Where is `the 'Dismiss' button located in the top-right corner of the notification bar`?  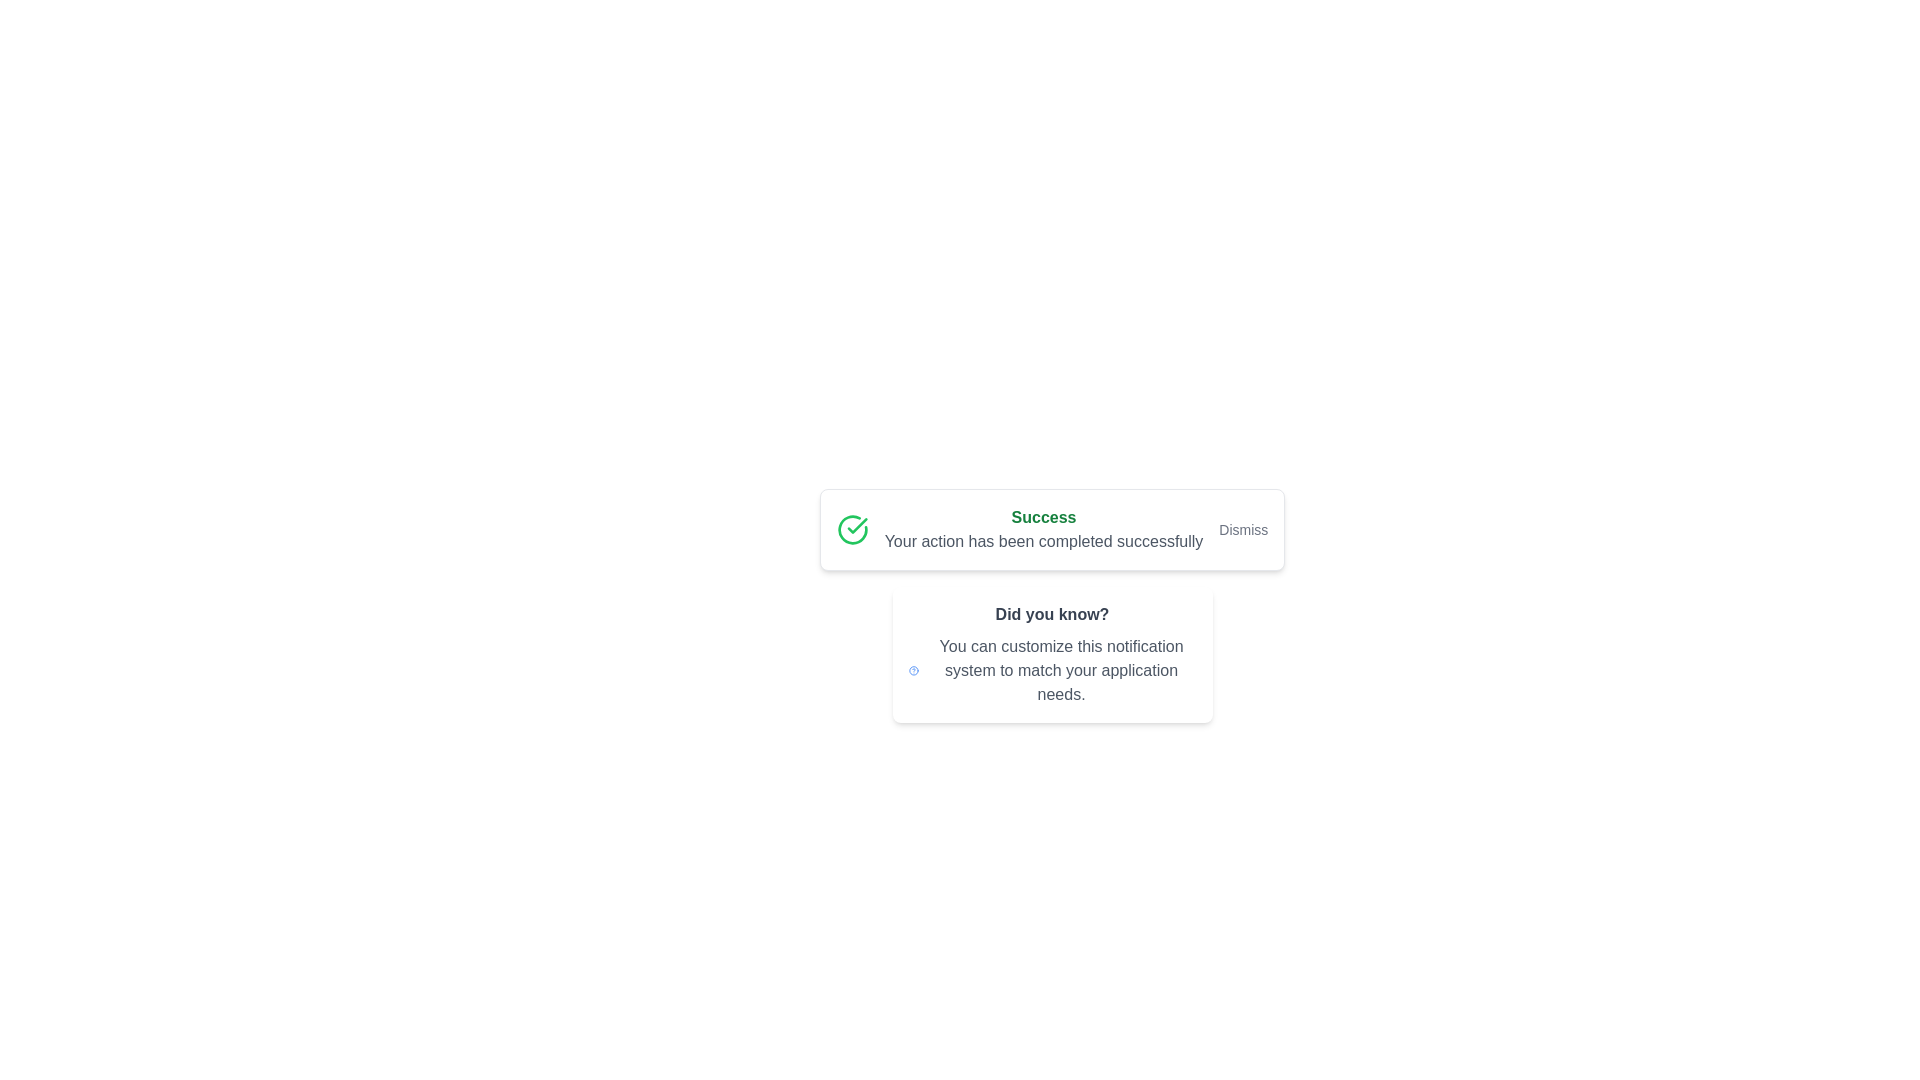
the 'Dismiss' button located in the top-right corner of the notification bar is located at coordinates (1242, 528).